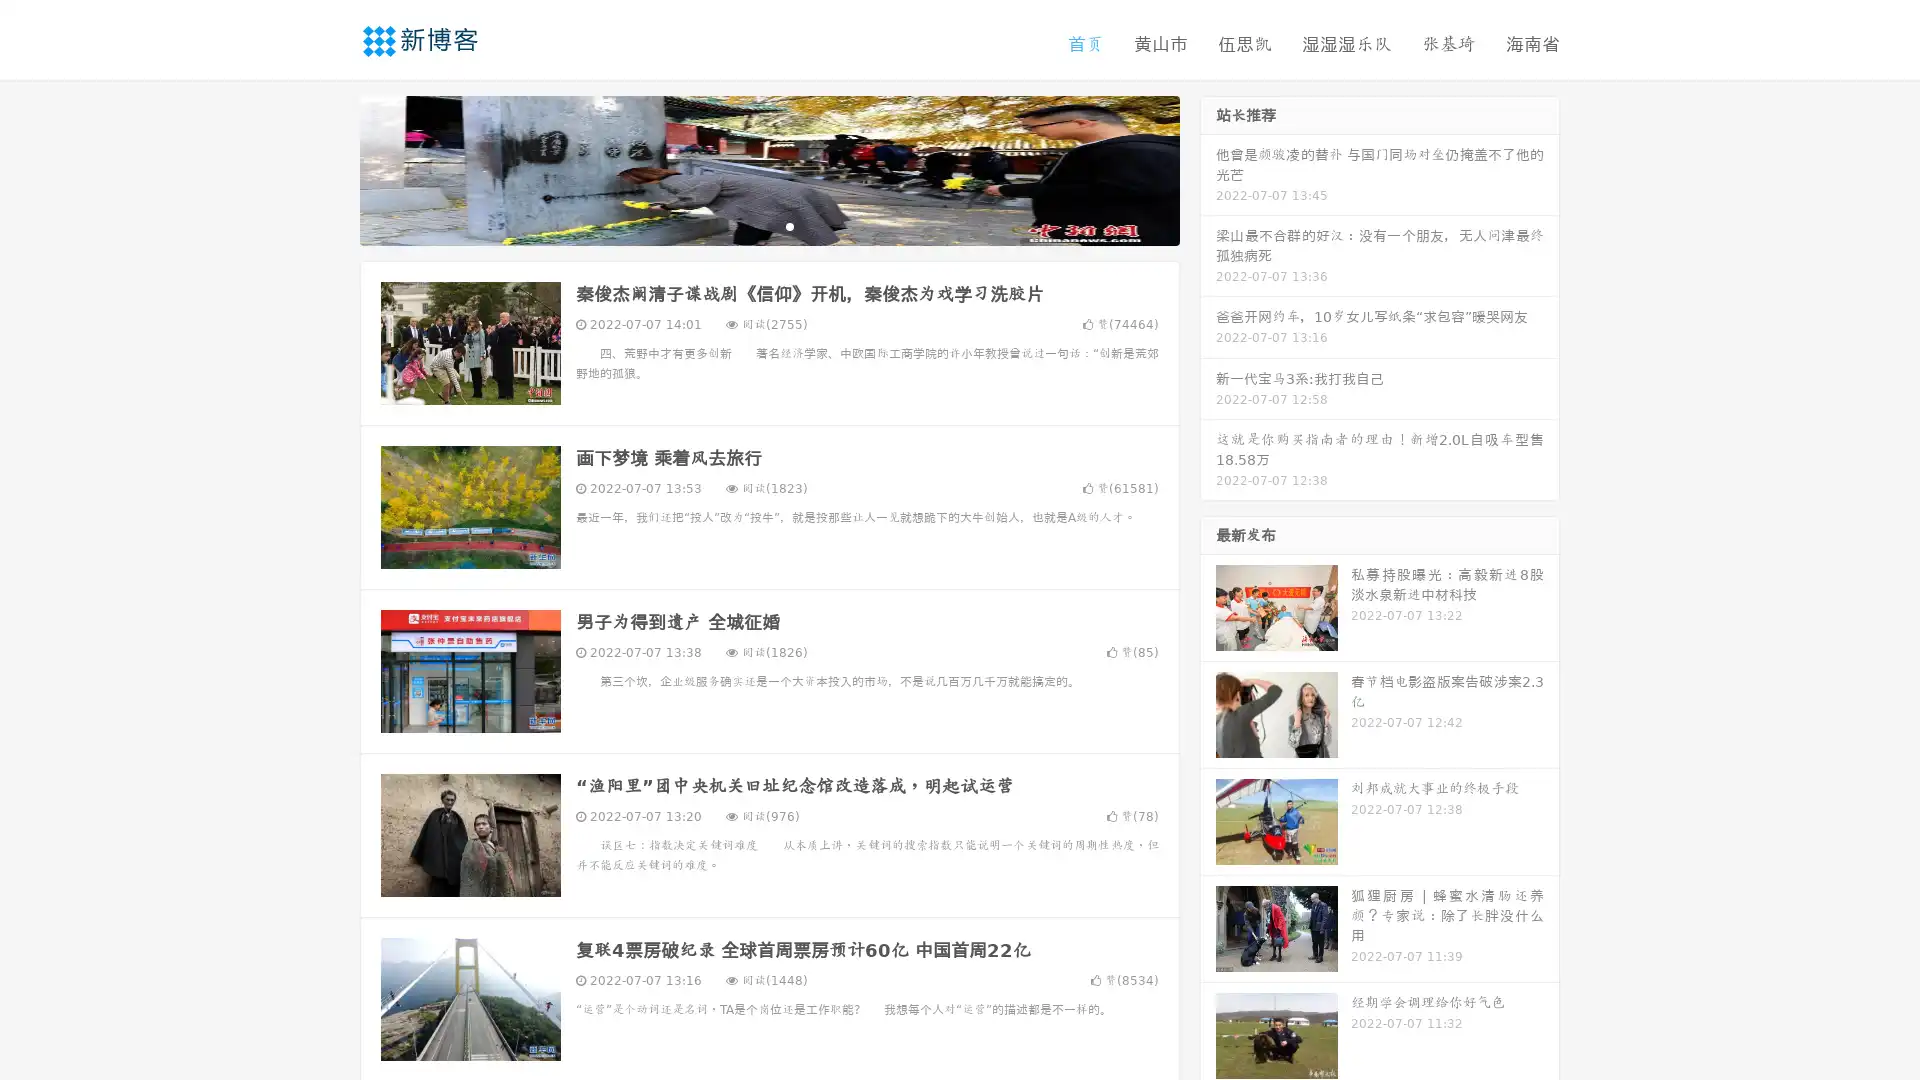 The height and width of the screenshot is (1080, 1920). Describe the element at coordinates (789, 225) in the screenshot. I see `Go to slide 3` at that location.